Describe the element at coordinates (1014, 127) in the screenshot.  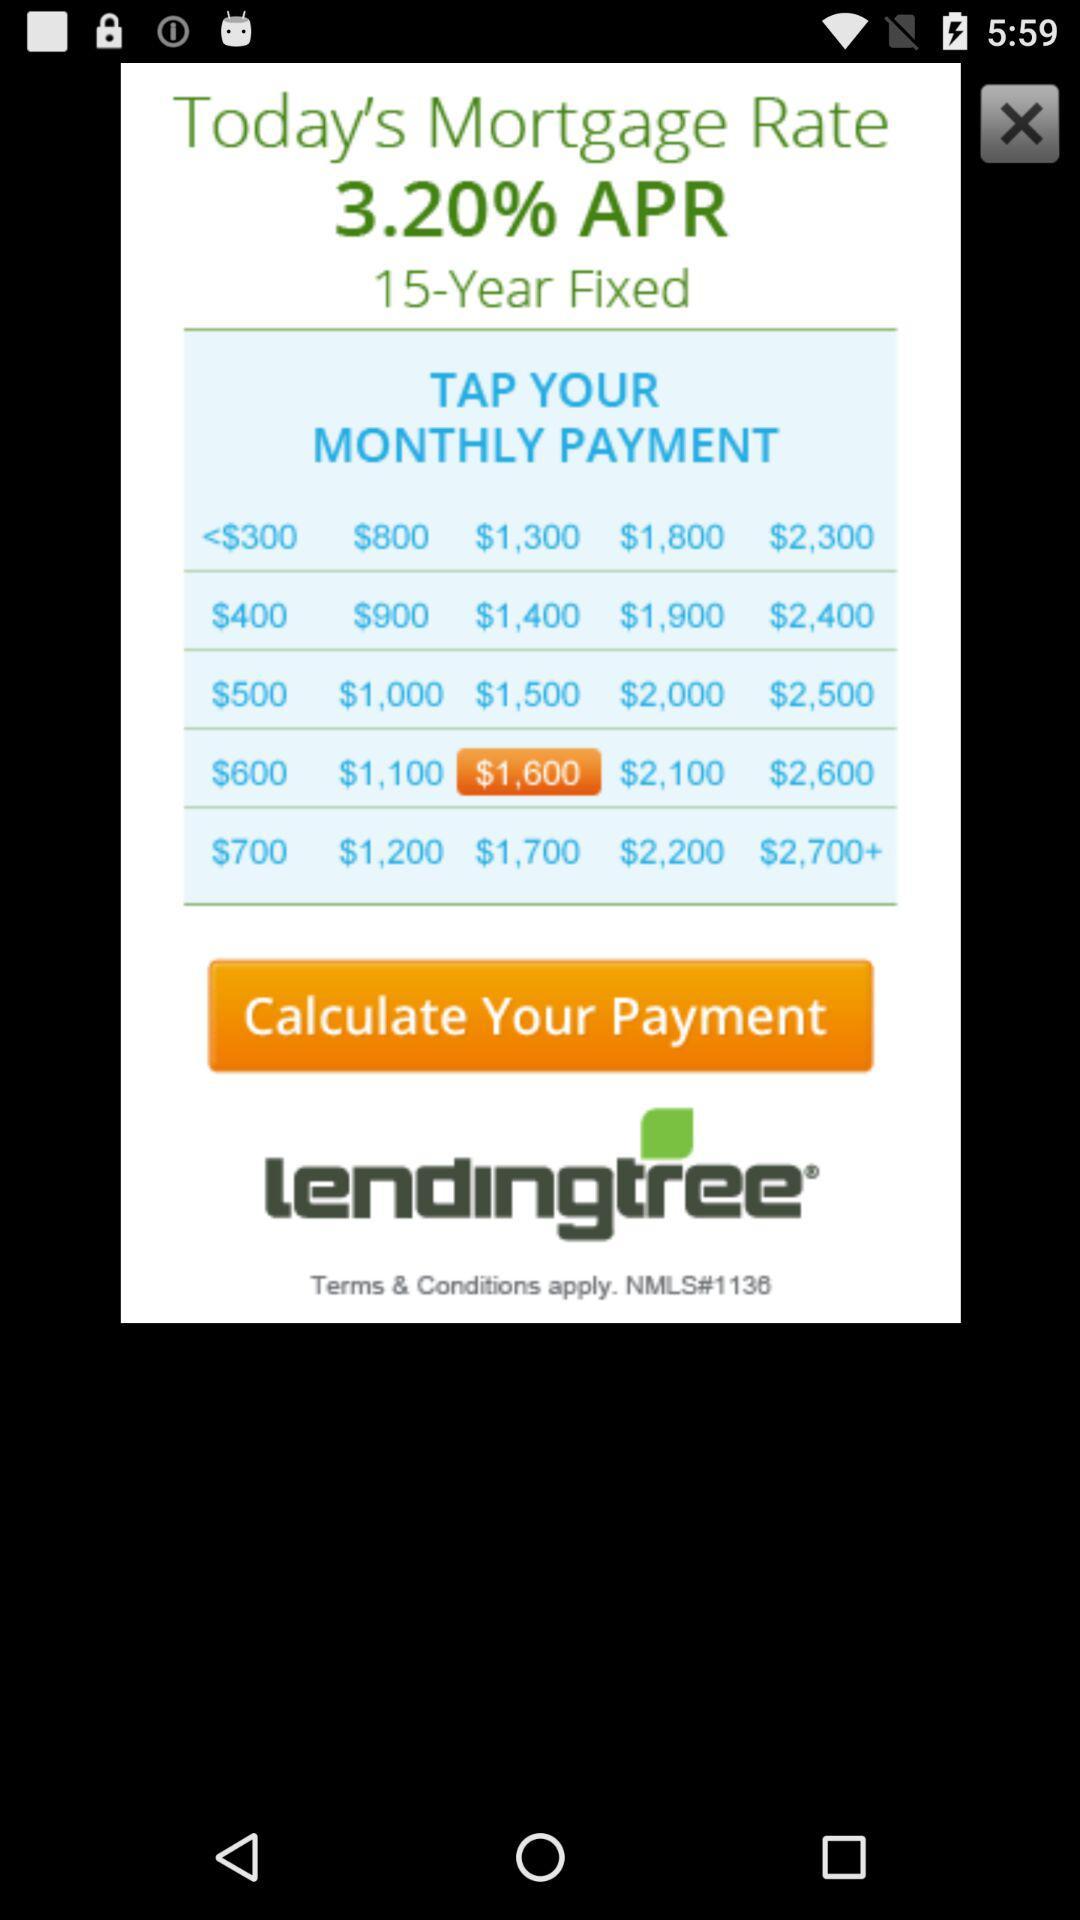
I see `advertisement` at that location.